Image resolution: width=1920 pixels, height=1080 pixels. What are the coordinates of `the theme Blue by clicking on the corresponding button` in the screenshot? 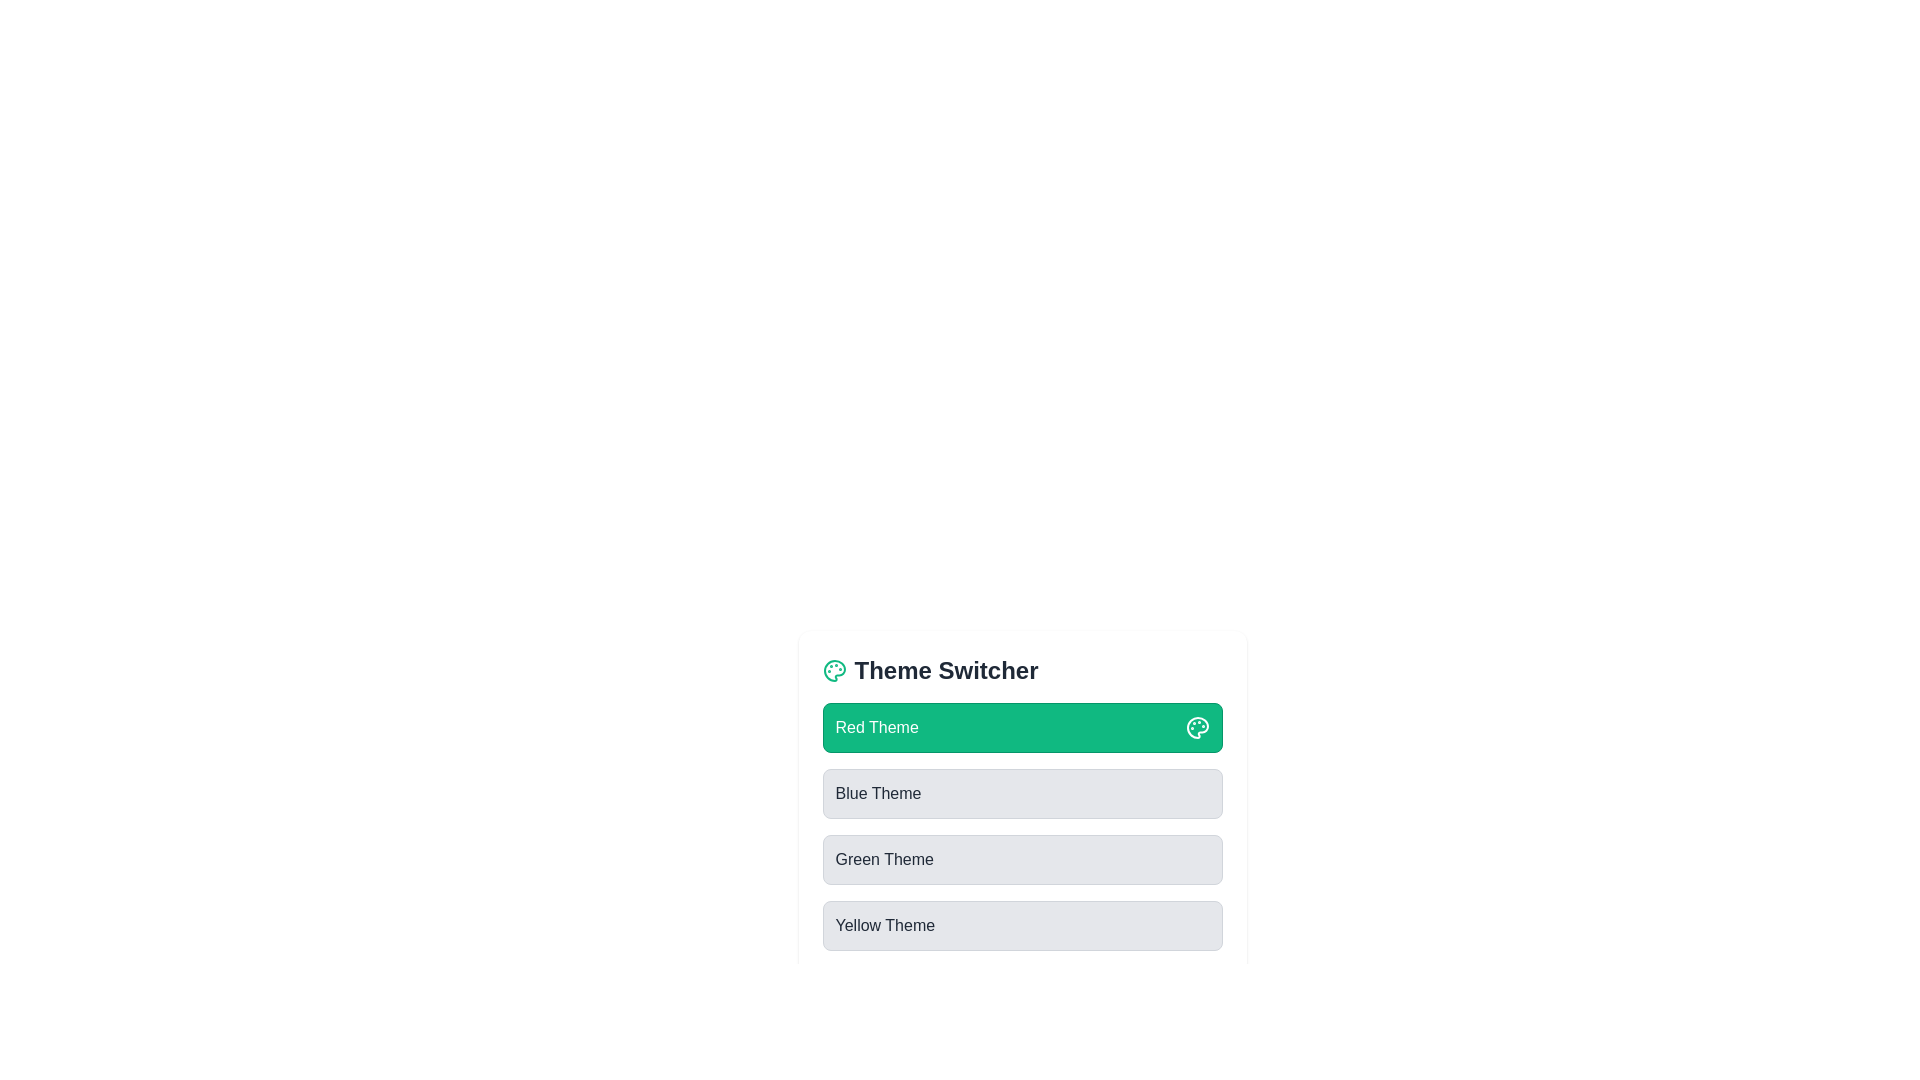 It's located at (1022, 793).